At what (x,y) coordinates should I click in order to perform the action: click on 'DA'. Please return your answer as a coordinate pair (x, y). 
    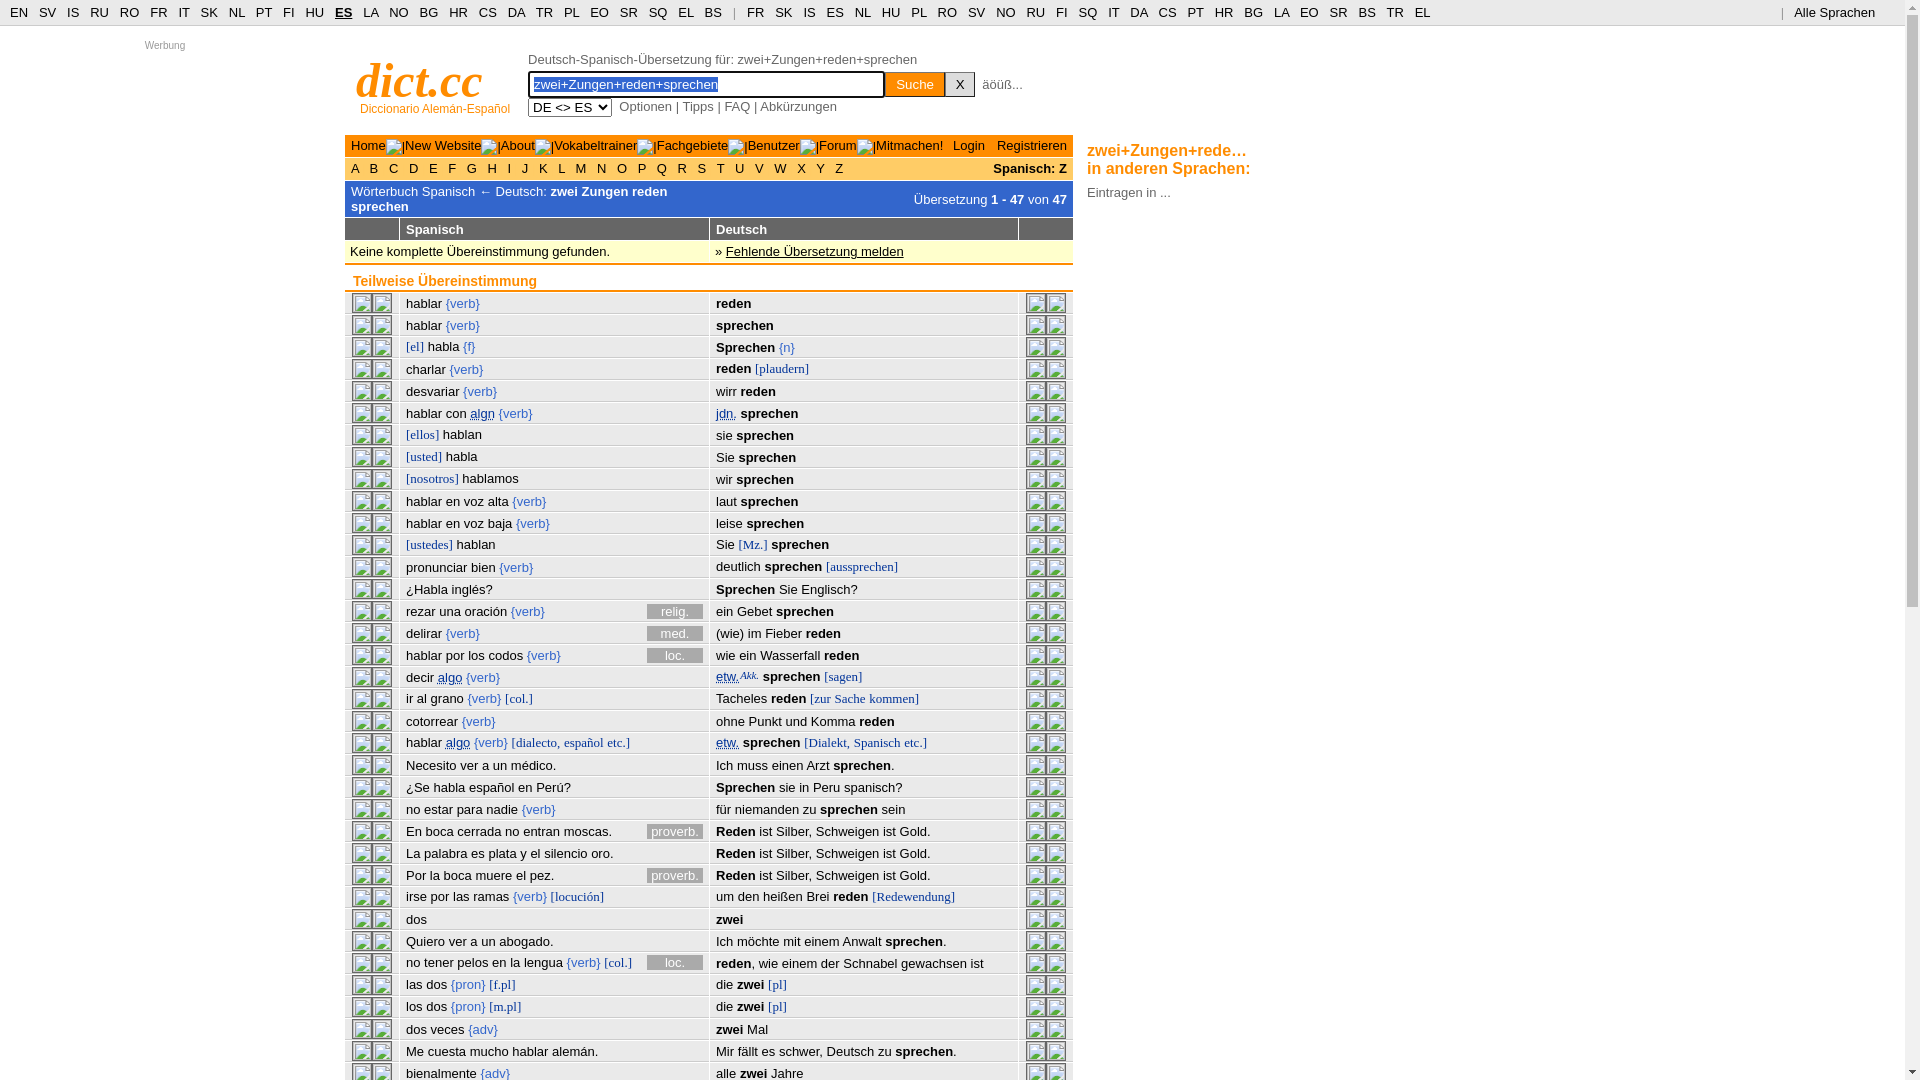
    Looking at the image, I should click on (516, 12).